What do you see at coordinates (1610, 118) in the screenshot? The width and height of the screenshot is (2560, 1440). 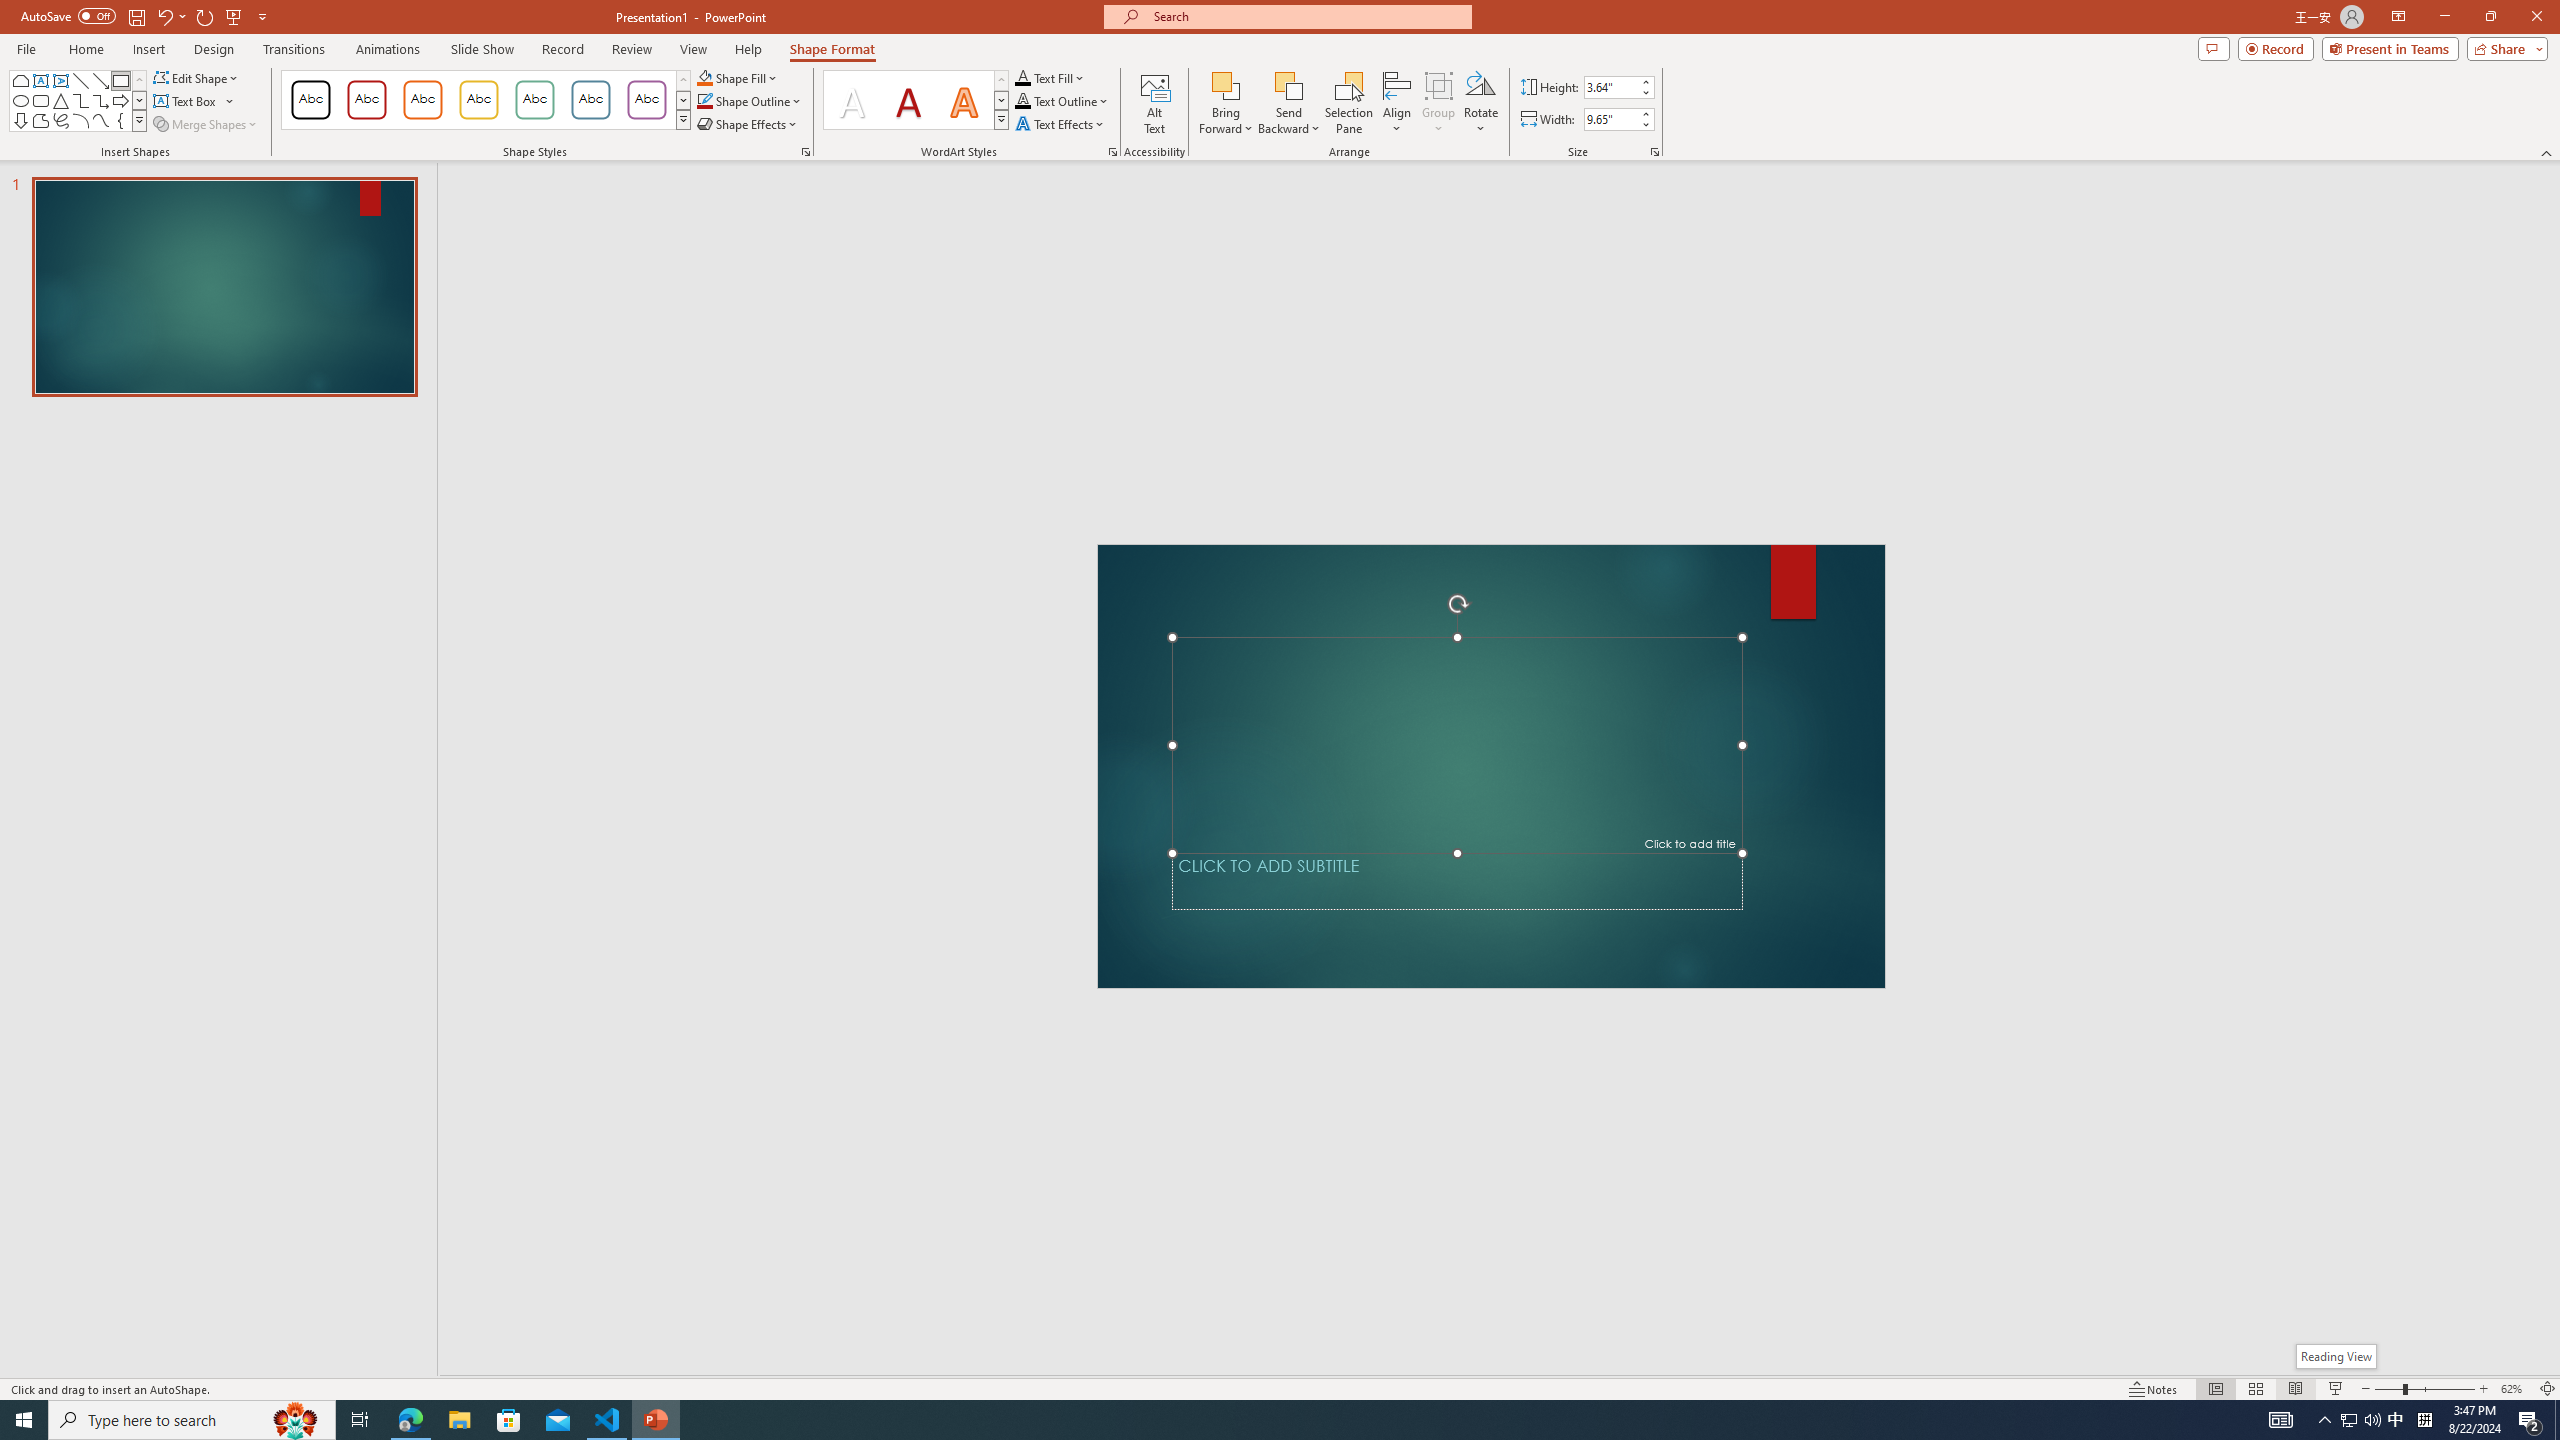 I see `'Shape Width'` at bounding box center [1610, 118].